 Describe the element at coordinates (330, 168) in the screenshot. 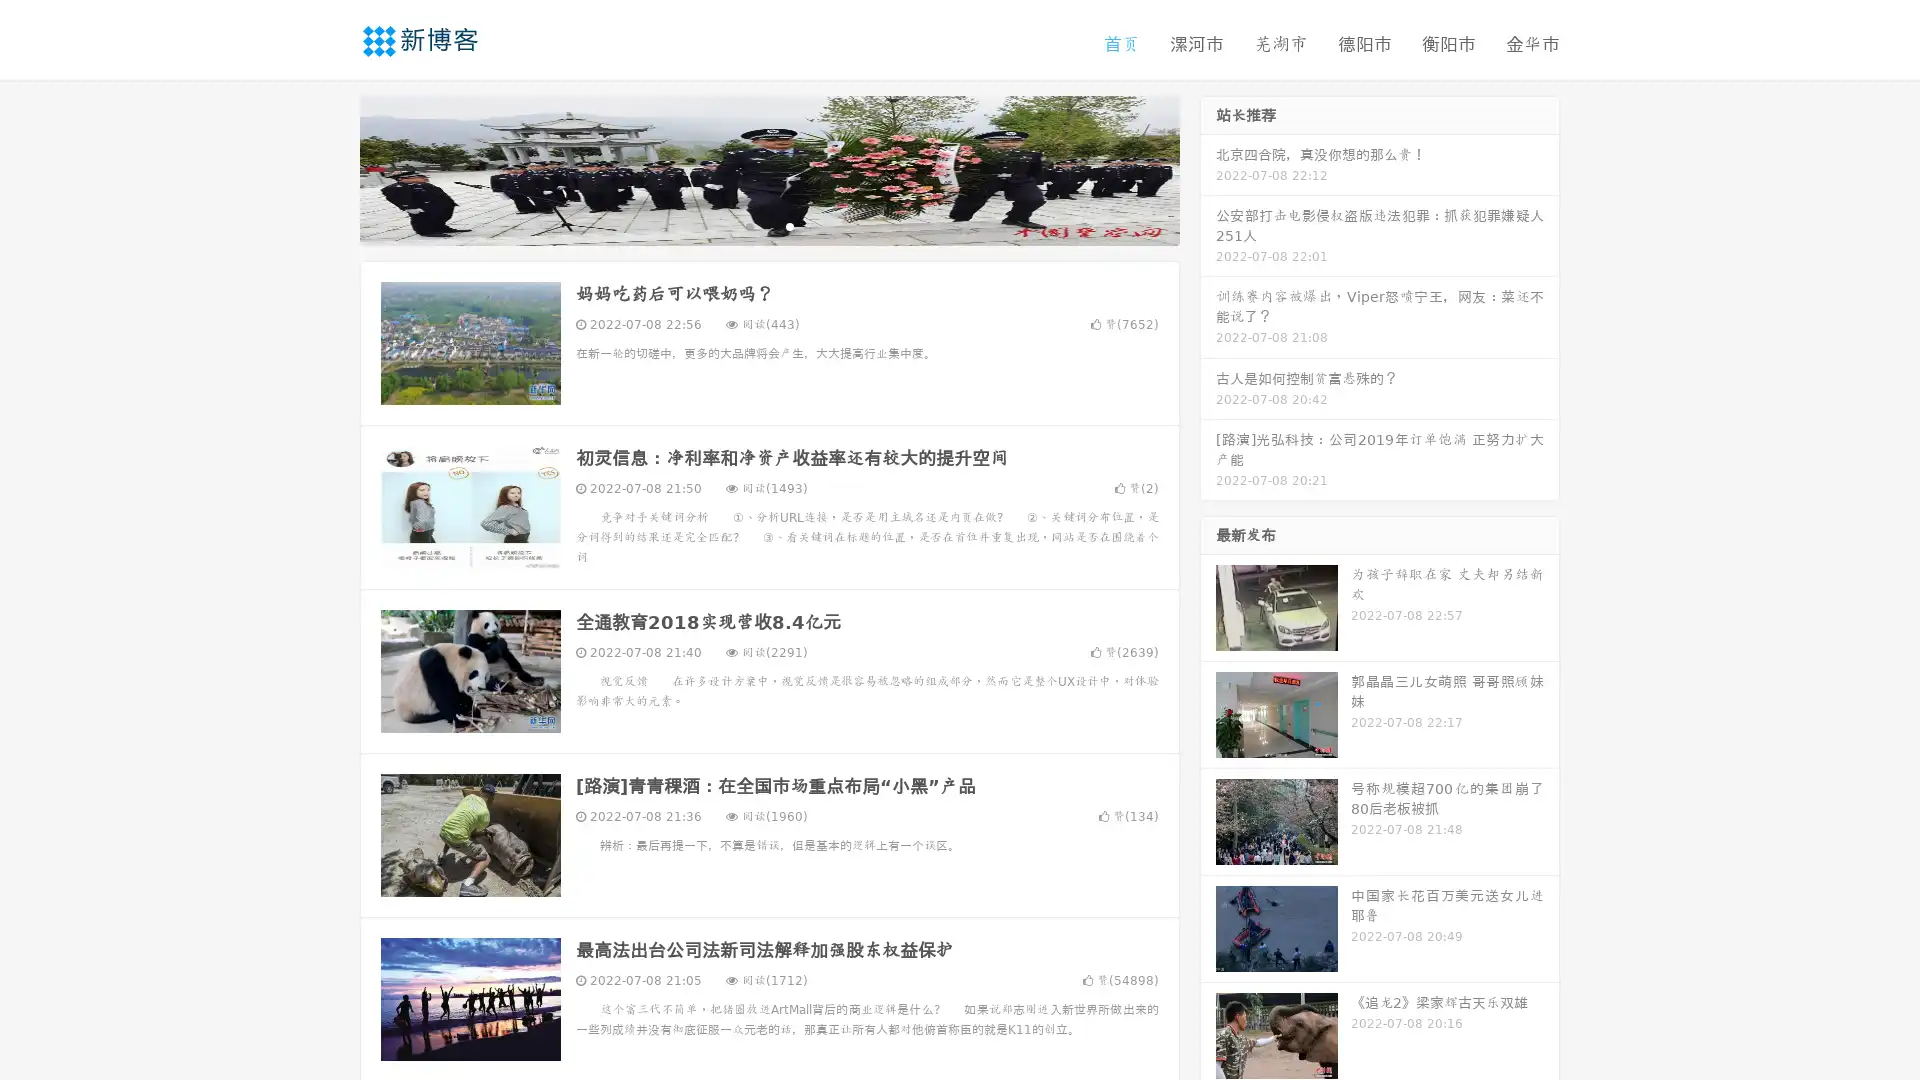

I see `Previous slide` at that location.